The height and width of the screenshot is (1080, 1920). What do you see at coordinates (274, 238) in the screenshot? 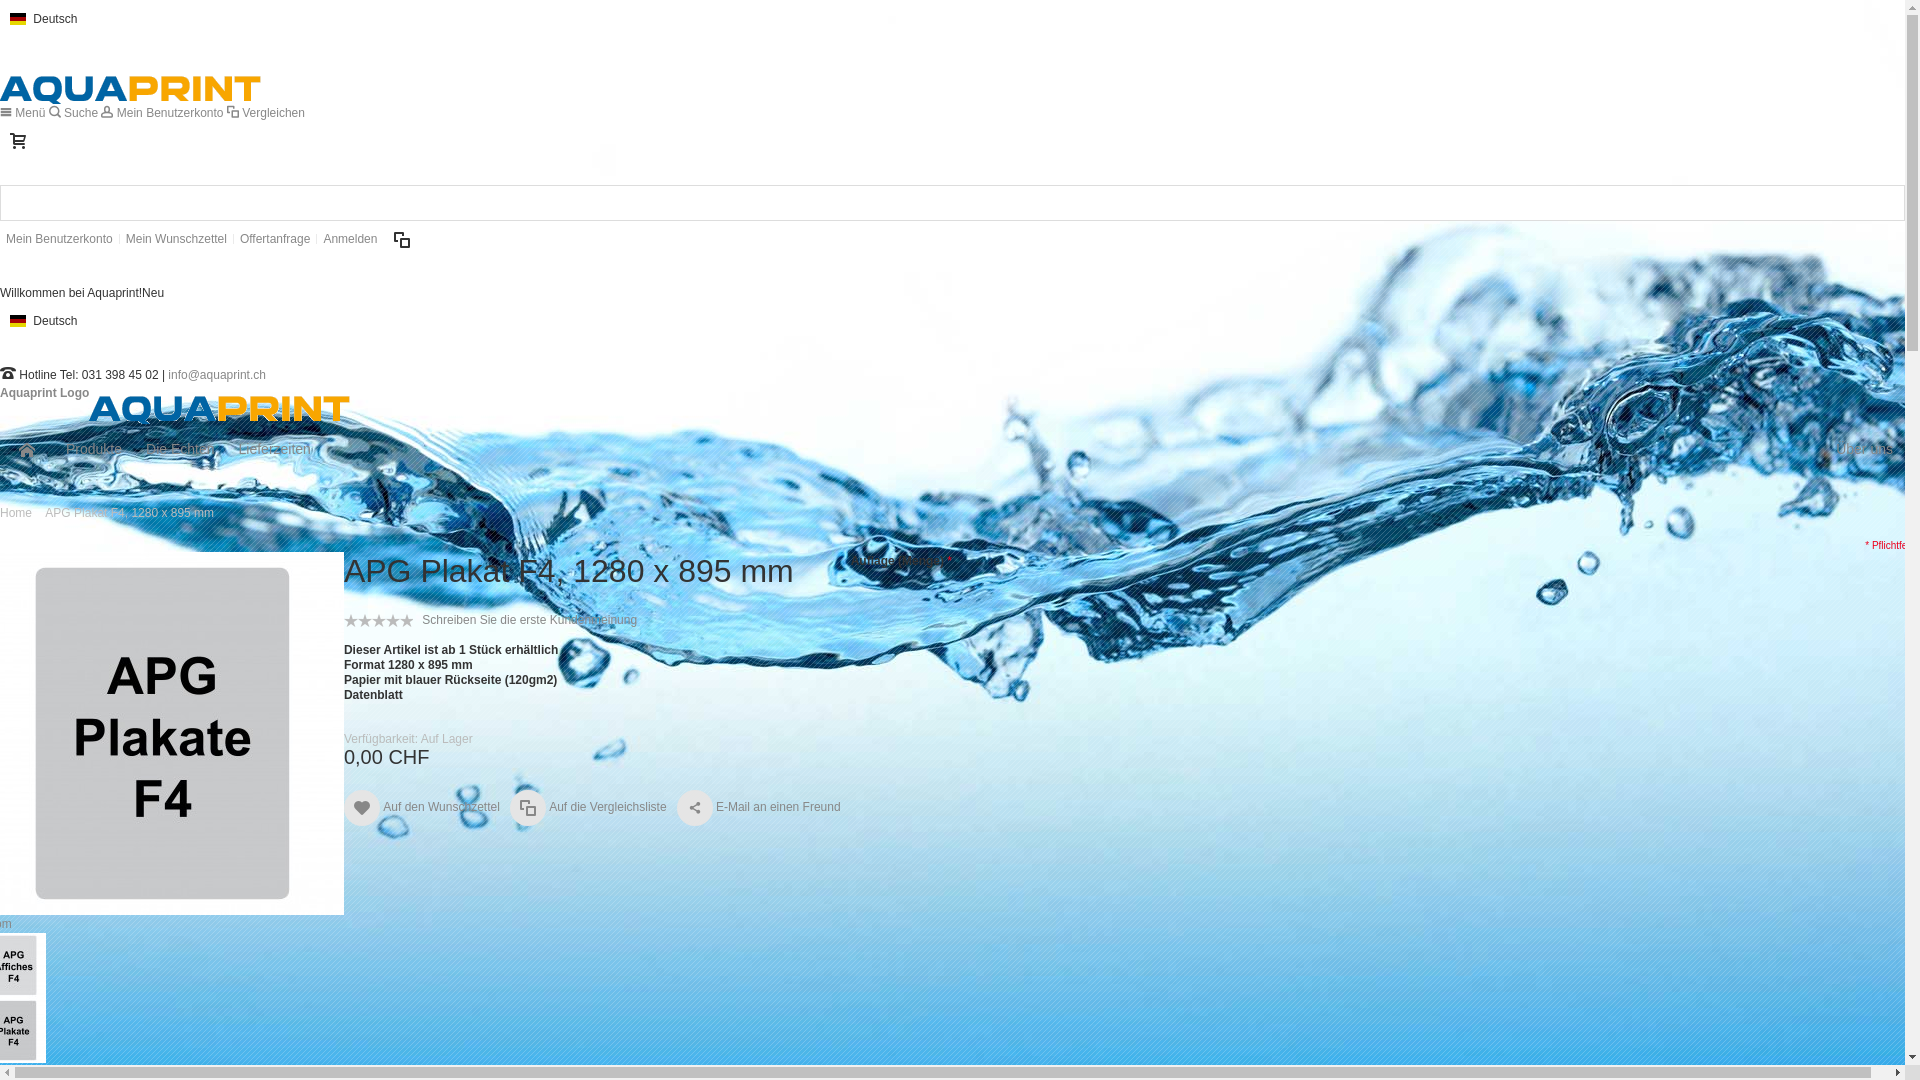
I see `'Offertanfrage'` at bounding box center [274, 238].